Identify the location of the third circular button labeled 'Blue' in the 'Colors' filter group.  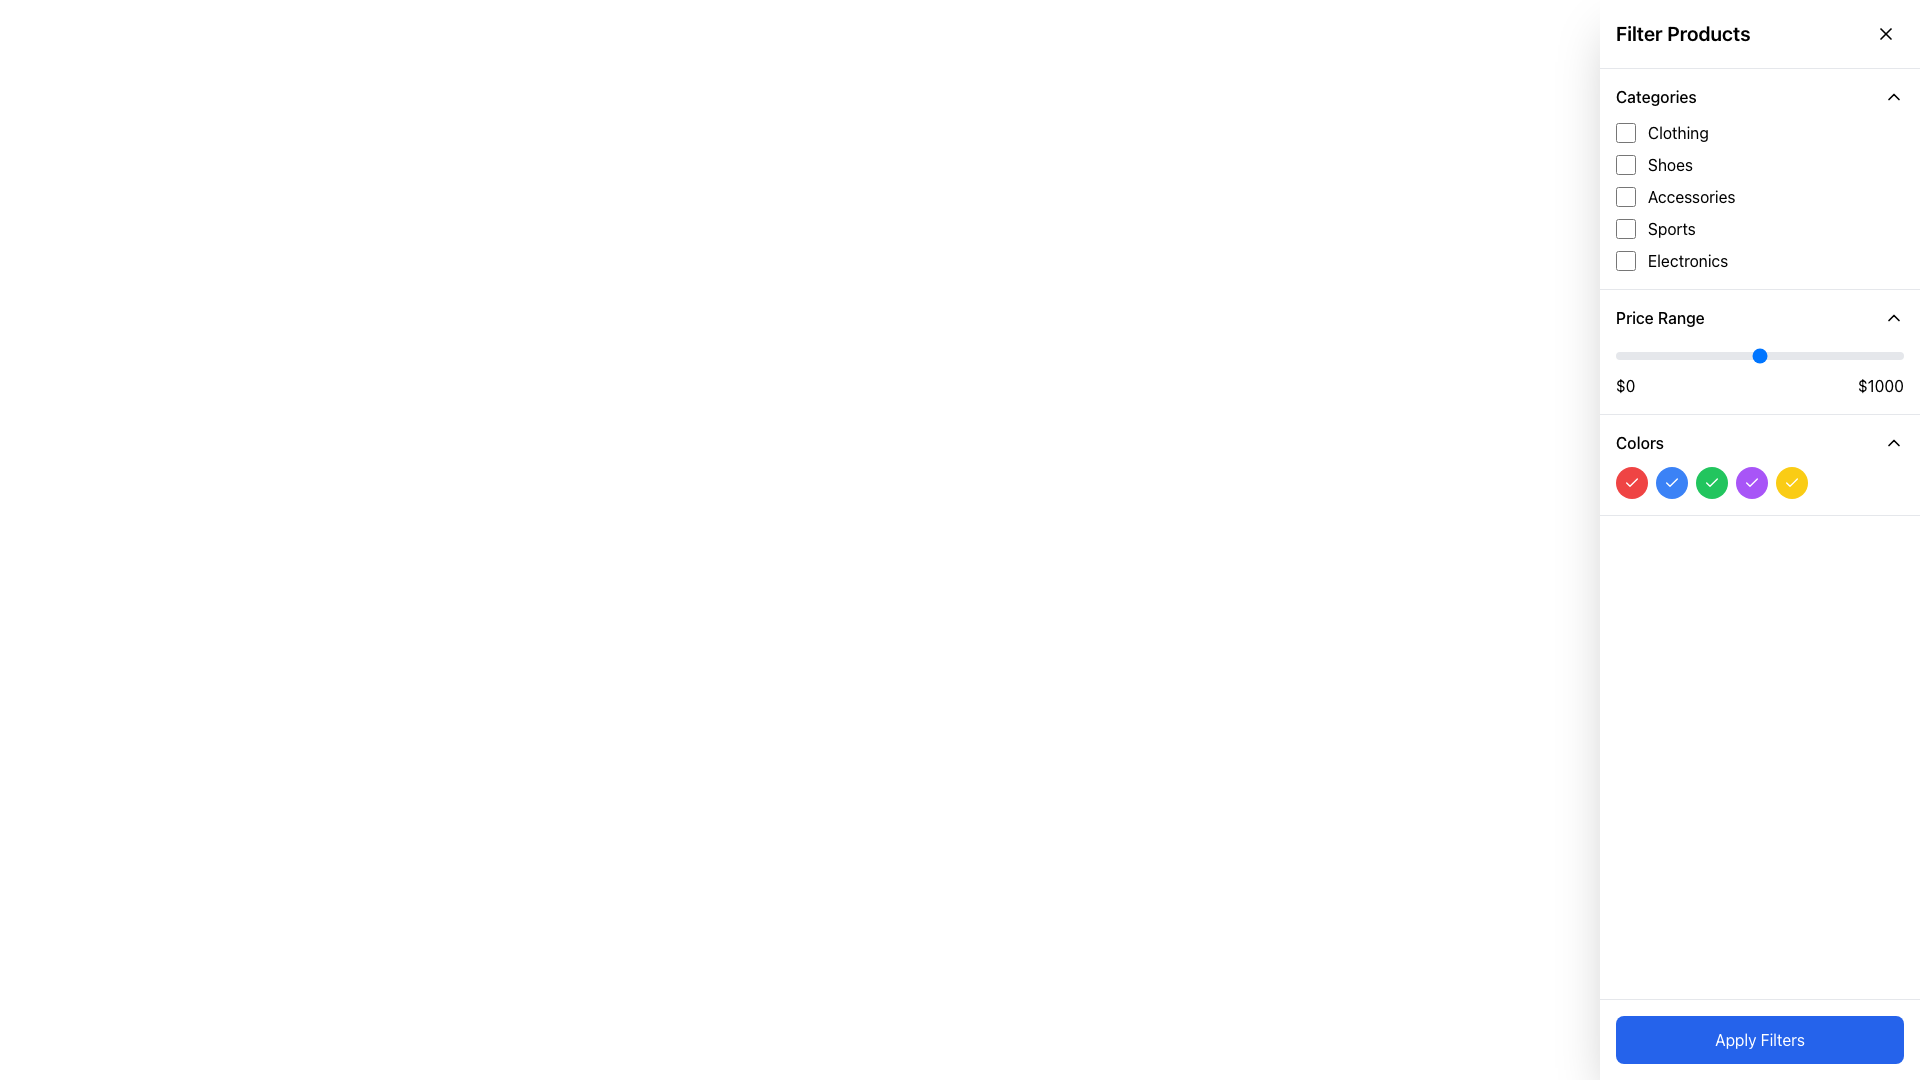
(1671, 482).